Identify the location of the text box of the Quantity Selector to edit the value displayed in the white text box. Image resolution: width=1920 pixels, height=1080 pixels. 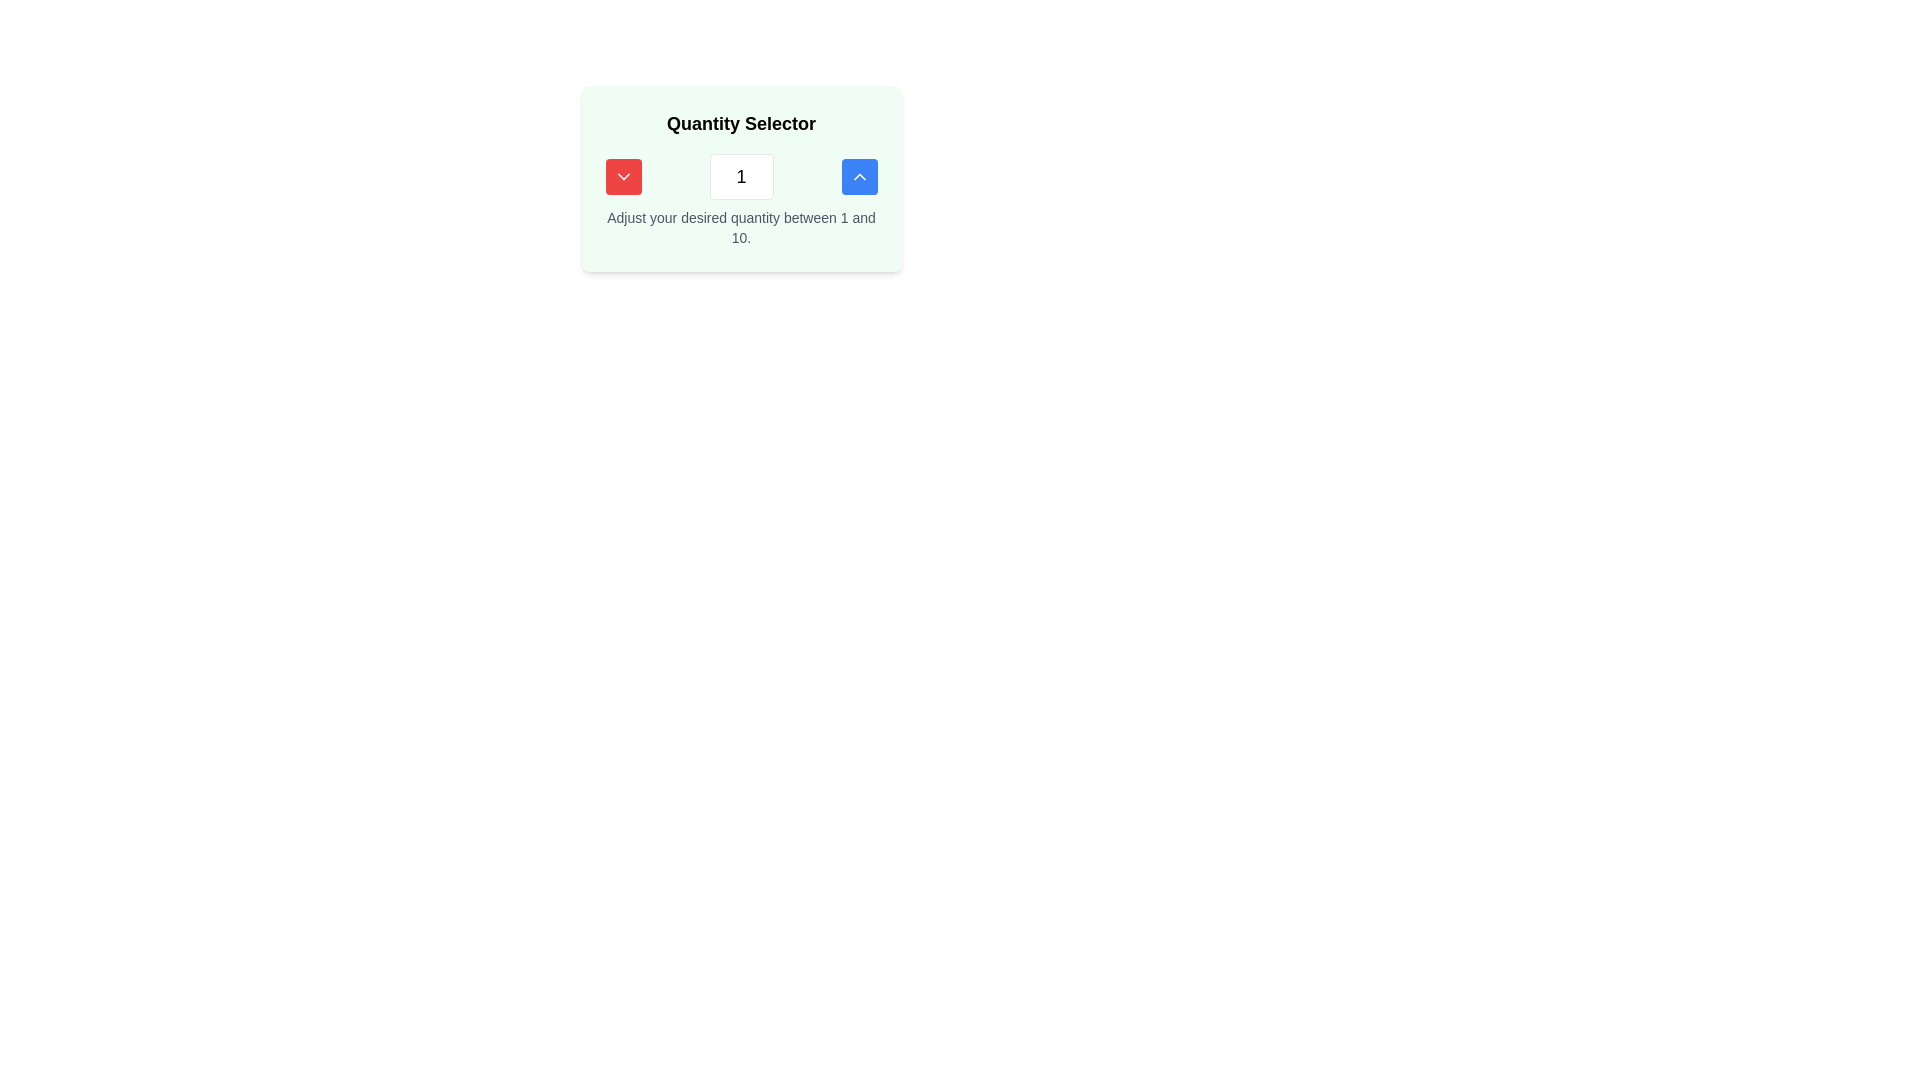
(740, 176).